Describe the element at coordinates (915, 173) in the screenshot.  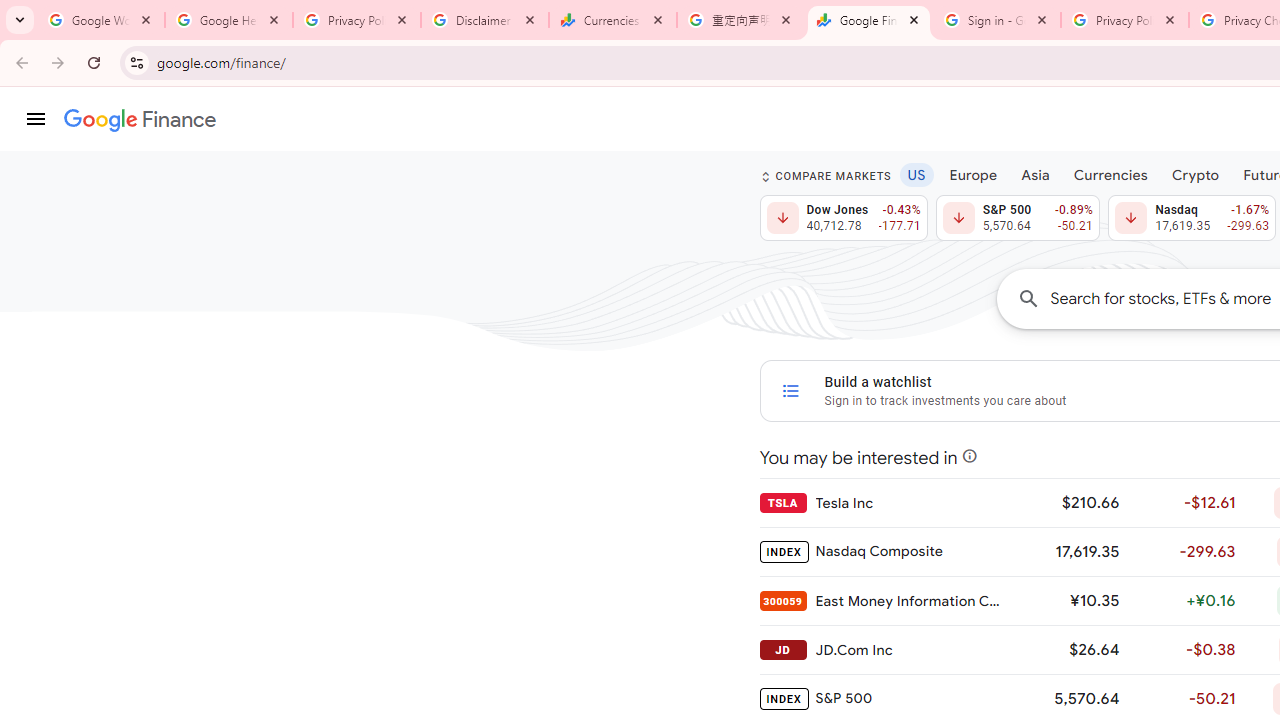
I see `'US'` at that location.